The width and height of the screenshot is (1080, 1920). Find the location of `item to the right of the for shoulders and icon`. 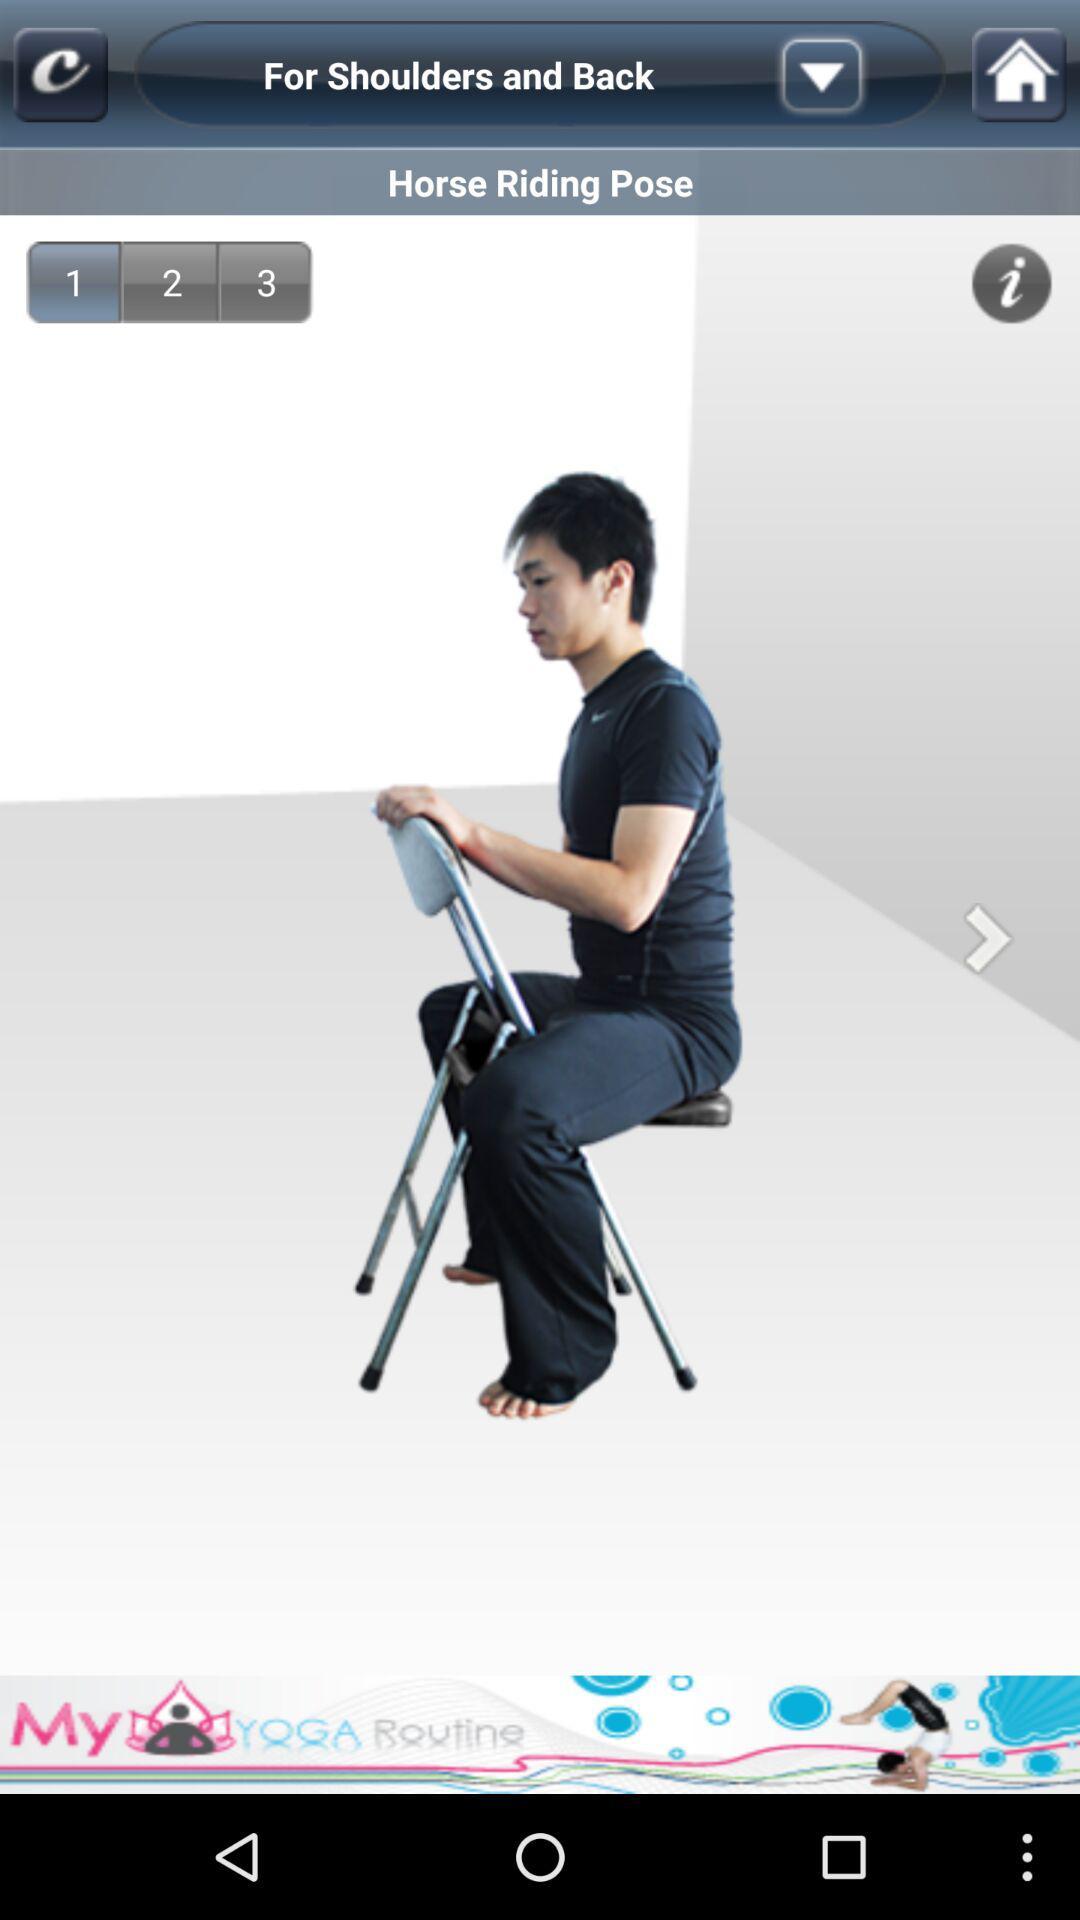

item to the right of the for shoulders and icon is located at coordinates (853, 75).